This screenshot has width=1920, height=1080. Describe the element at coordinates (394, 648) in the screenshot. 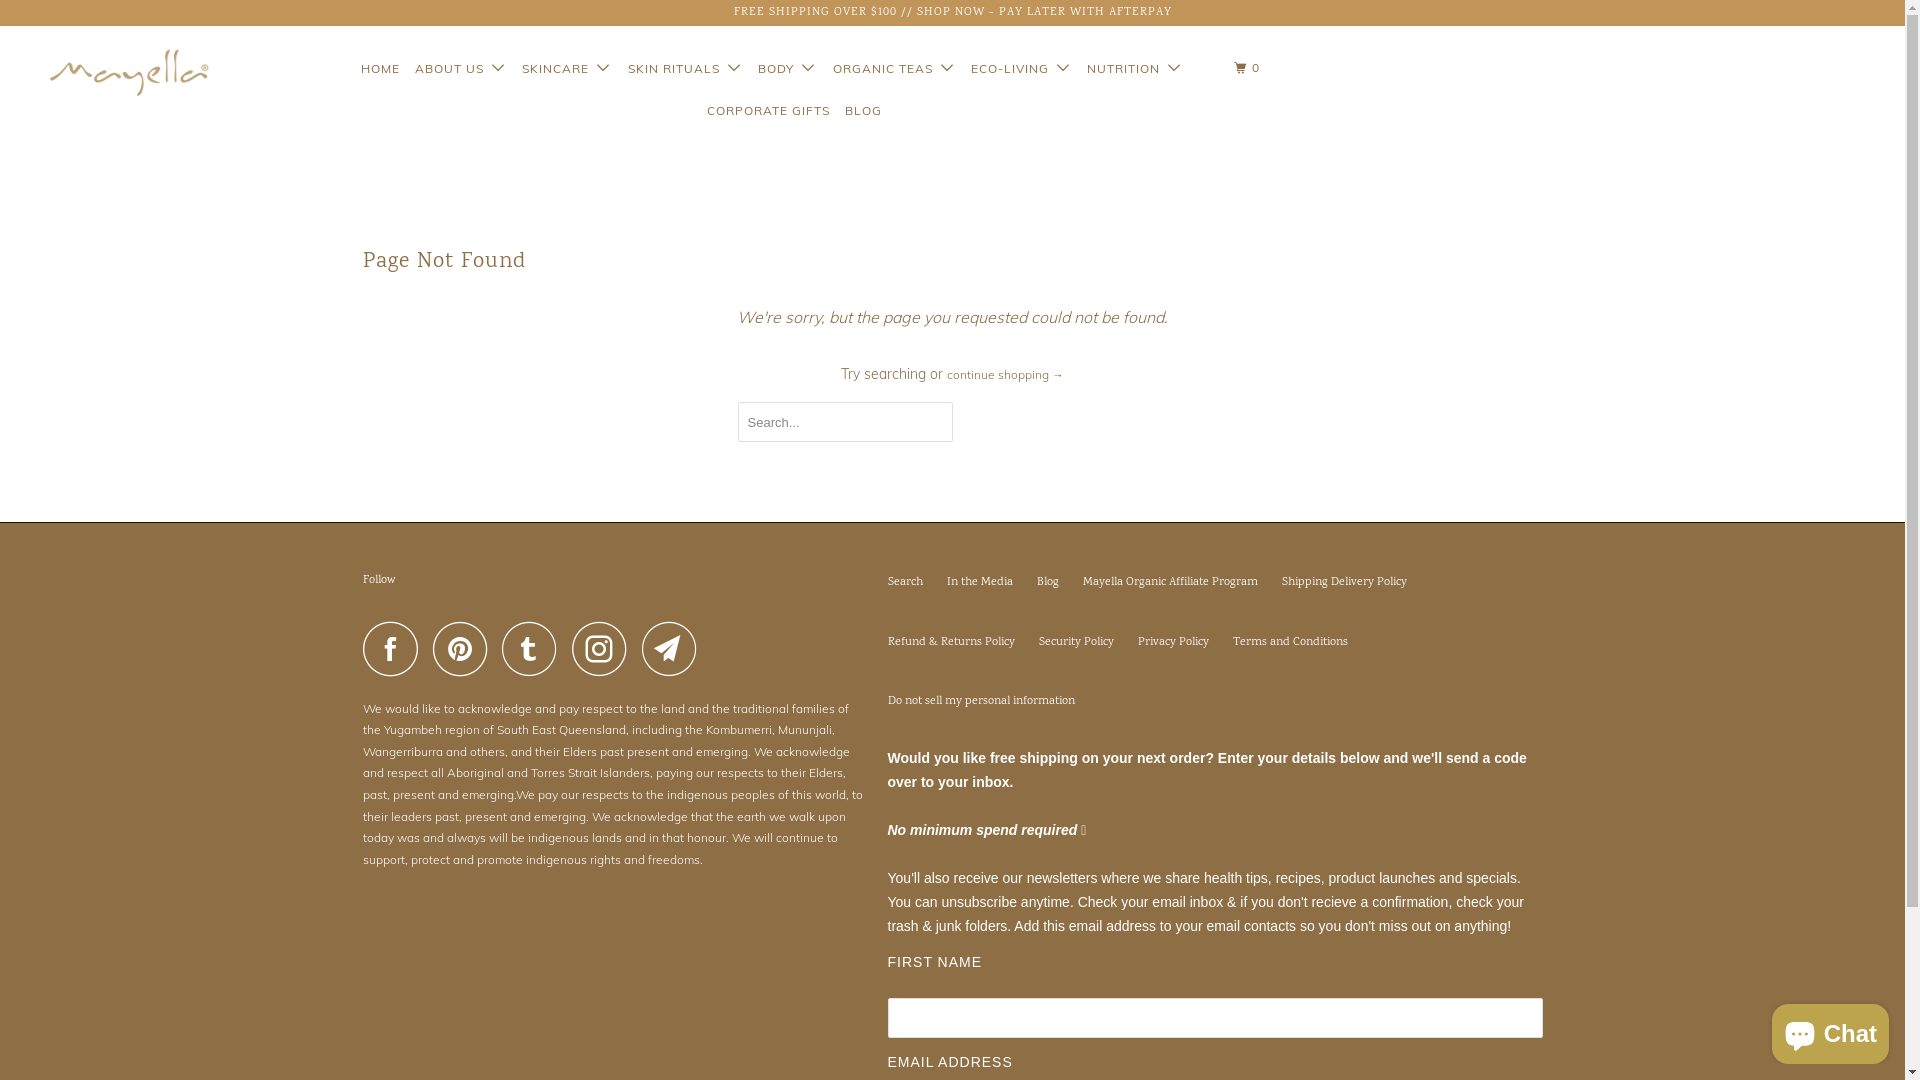

I see `'Mayella Organics on Facebook'` at that location.